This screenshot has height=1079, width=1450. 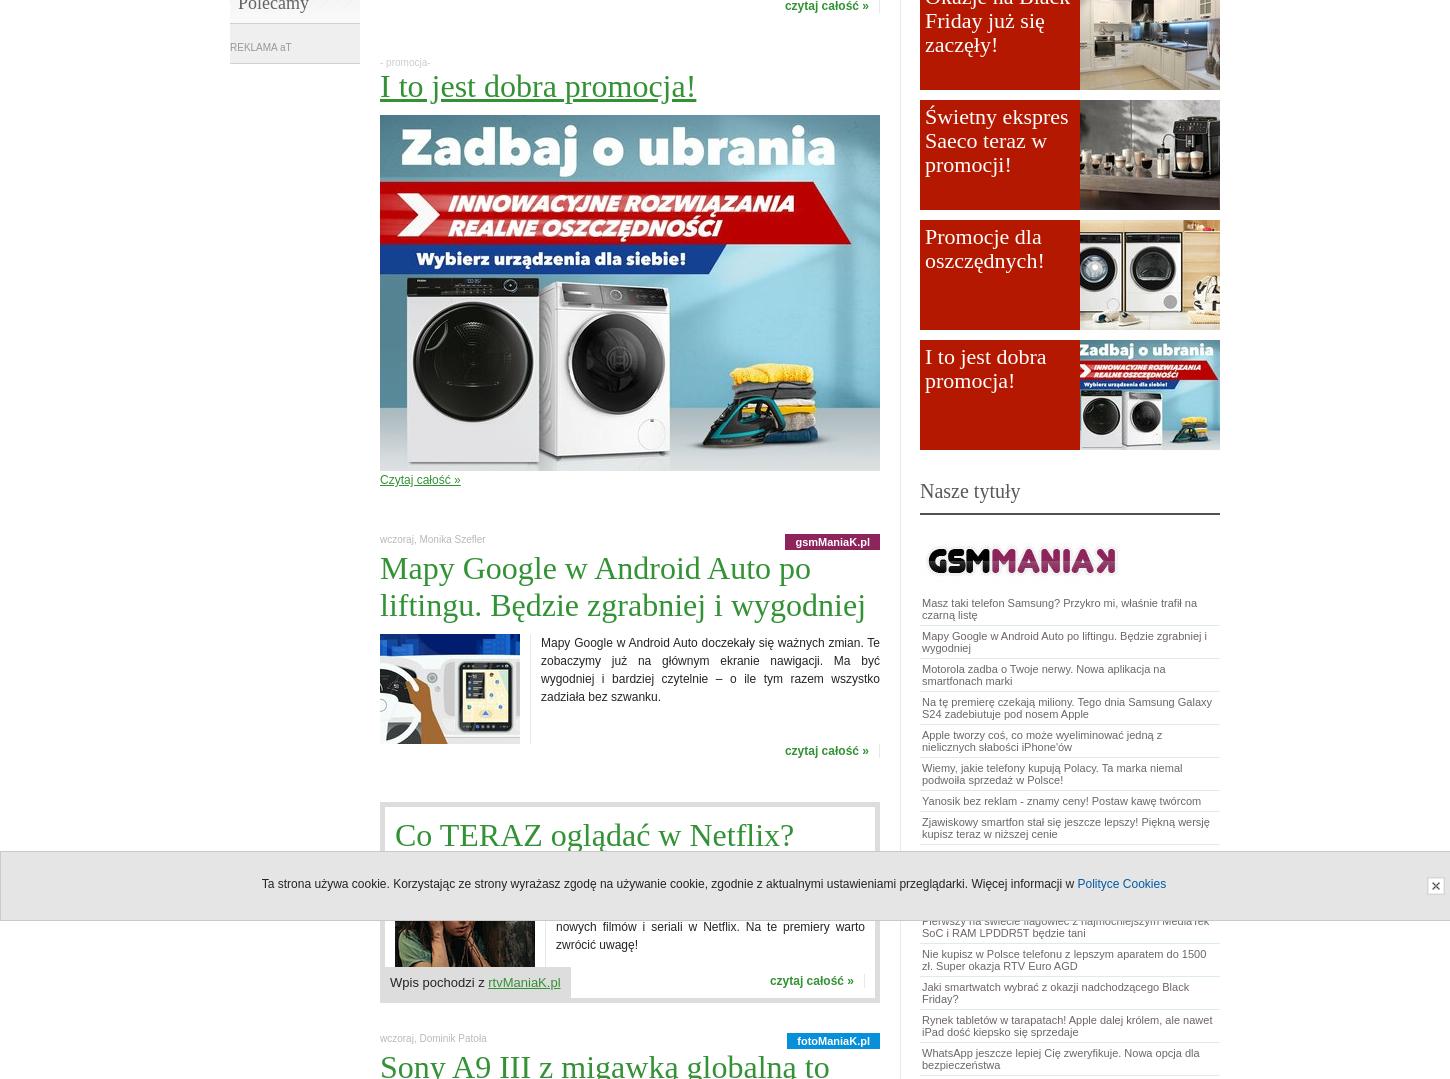 What do you see at coordinates (970, 490) in the screenshot?
I see `'Nasze tytuły'` at bounding box center [970, 490].